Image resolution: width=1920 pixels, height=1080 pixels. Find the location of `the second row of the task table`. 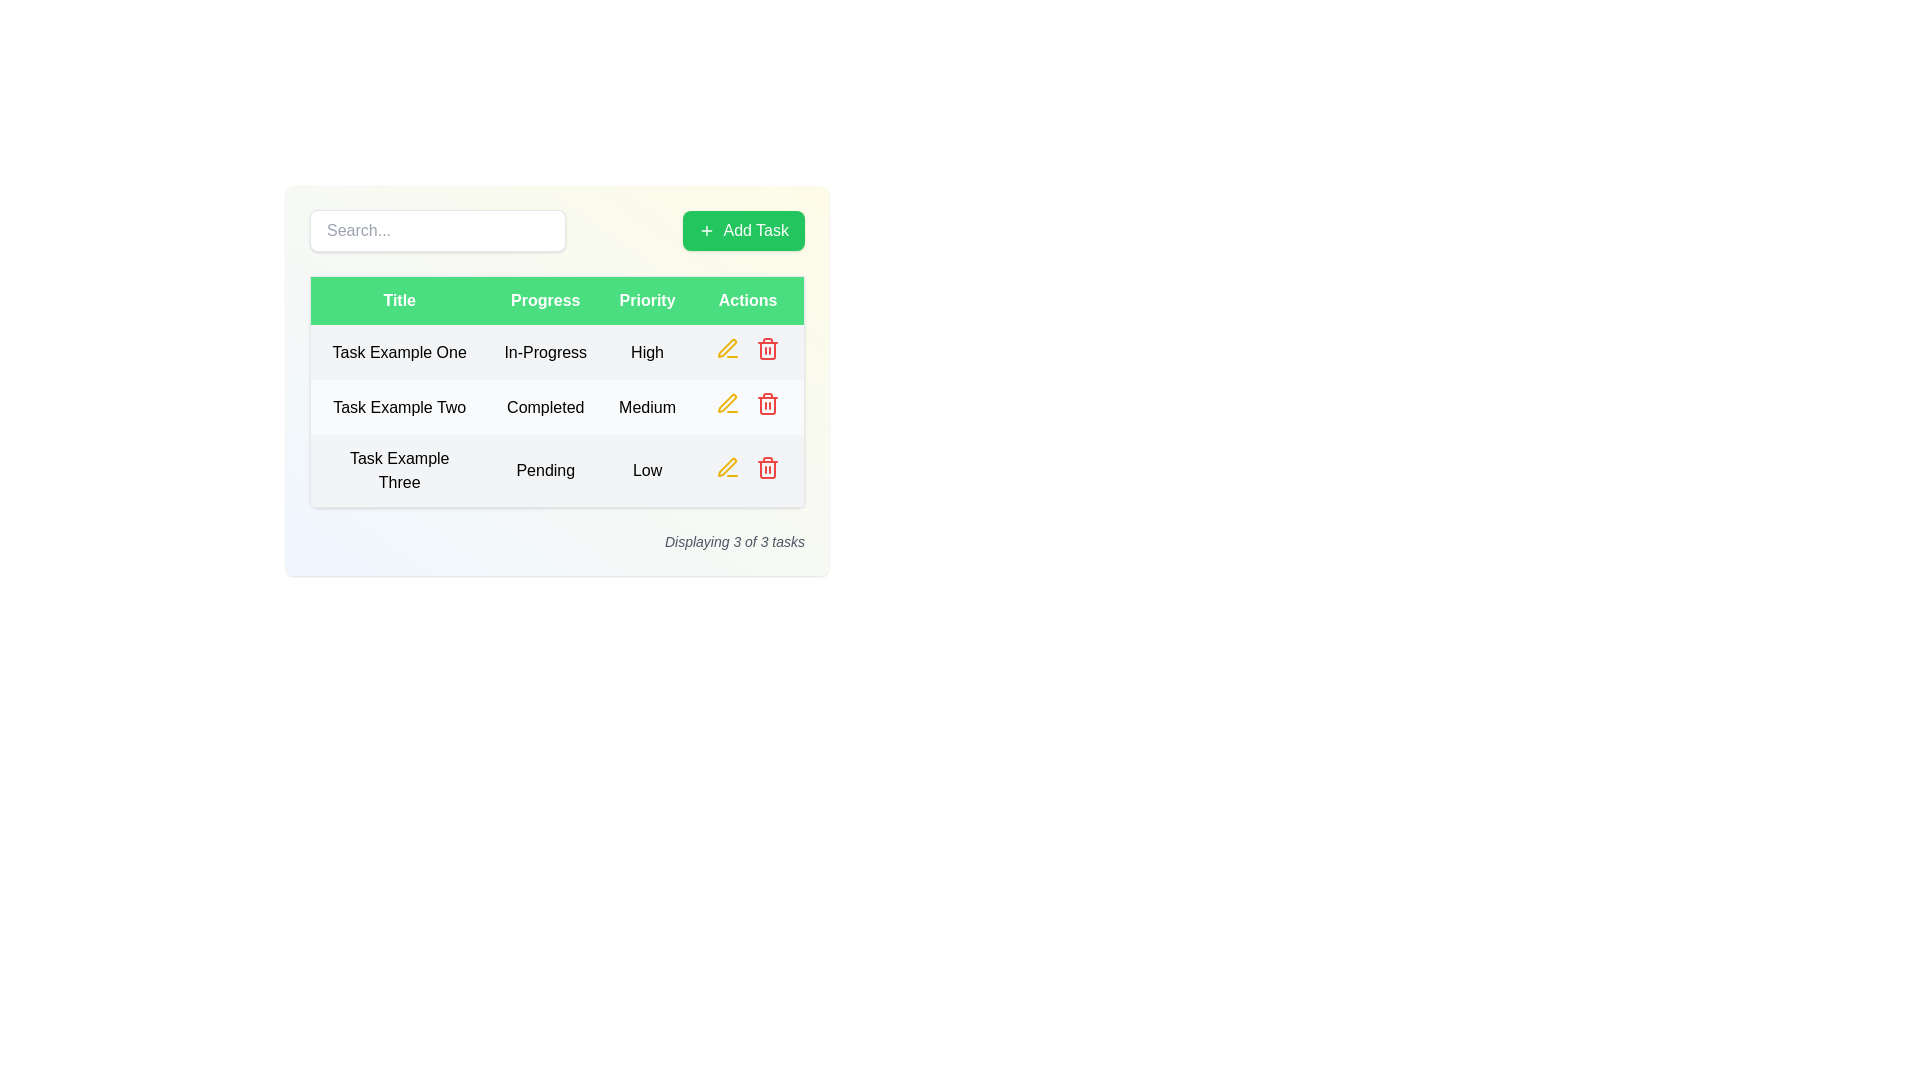

the second row of the task table is located at coordinates (557, 415).